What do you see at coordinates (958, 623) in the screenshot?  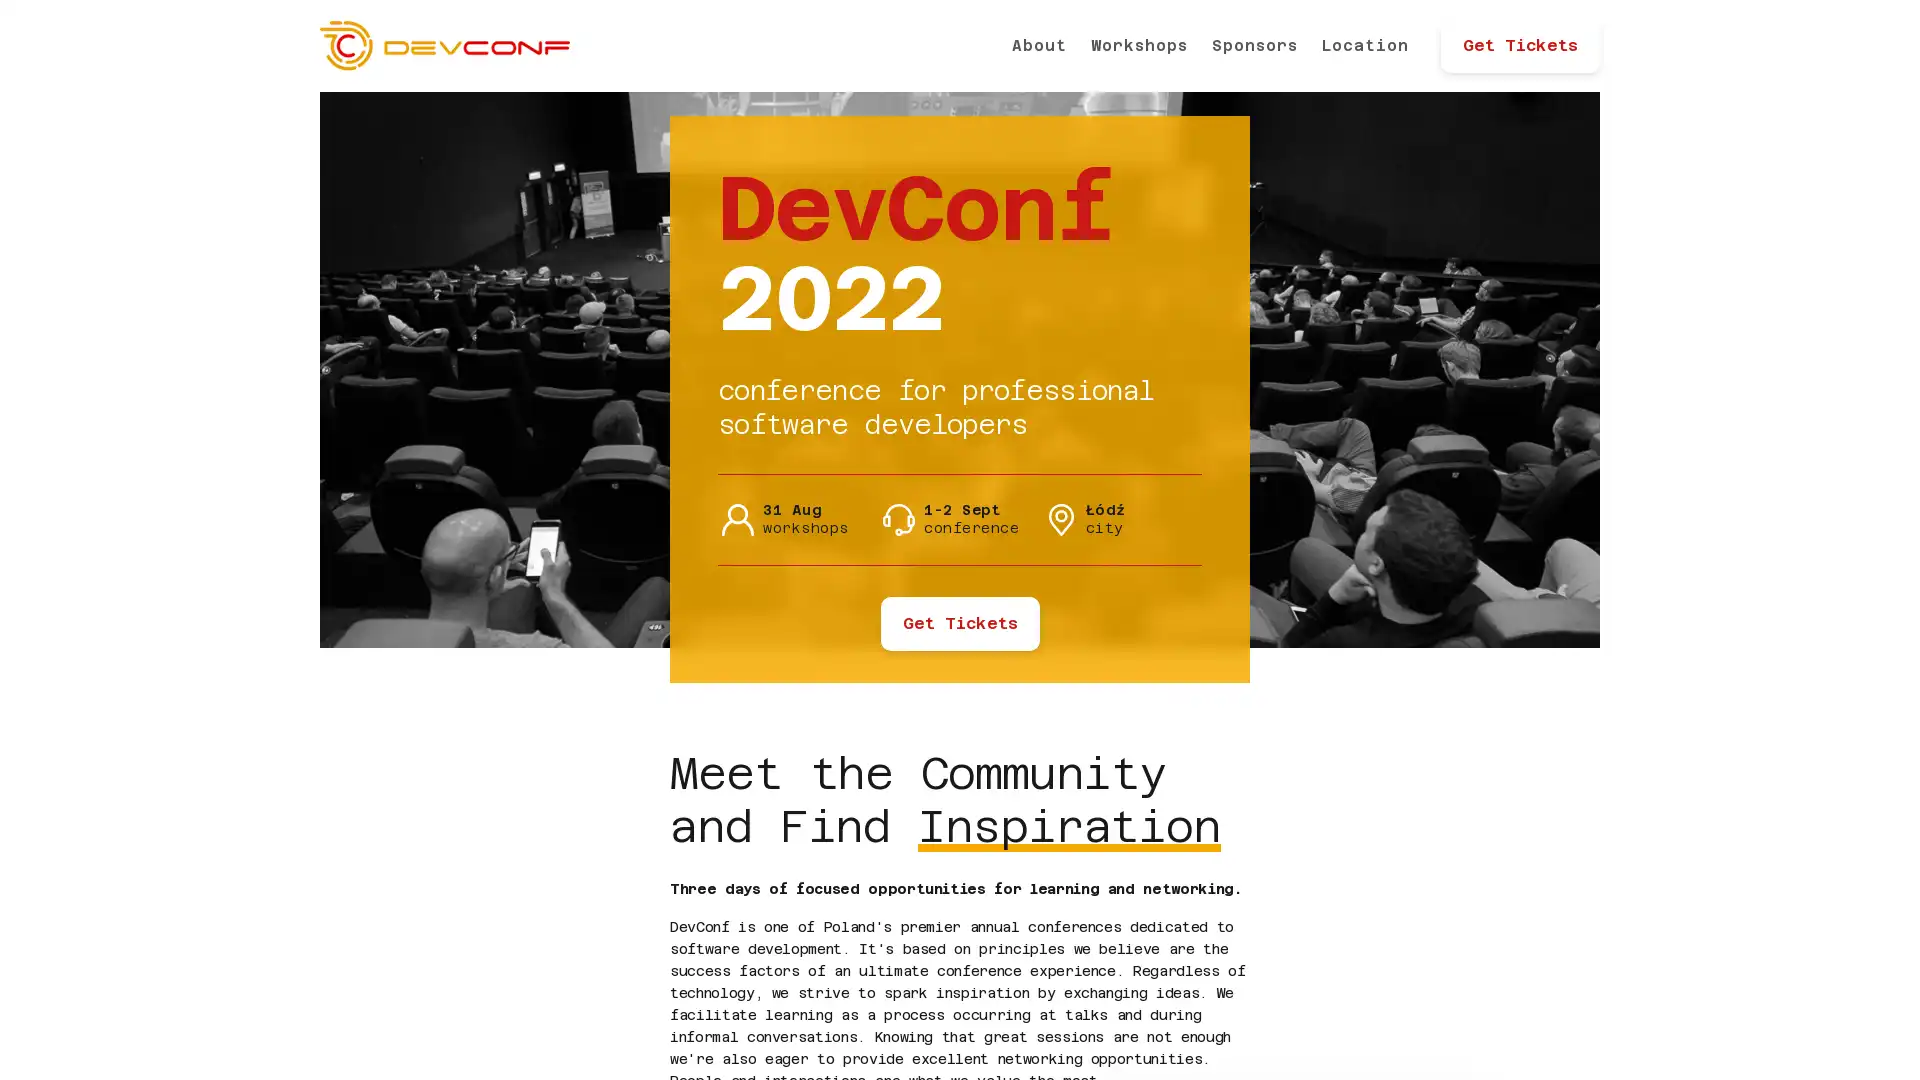 I see `Get Tickets` at bounding box center [958, 623].